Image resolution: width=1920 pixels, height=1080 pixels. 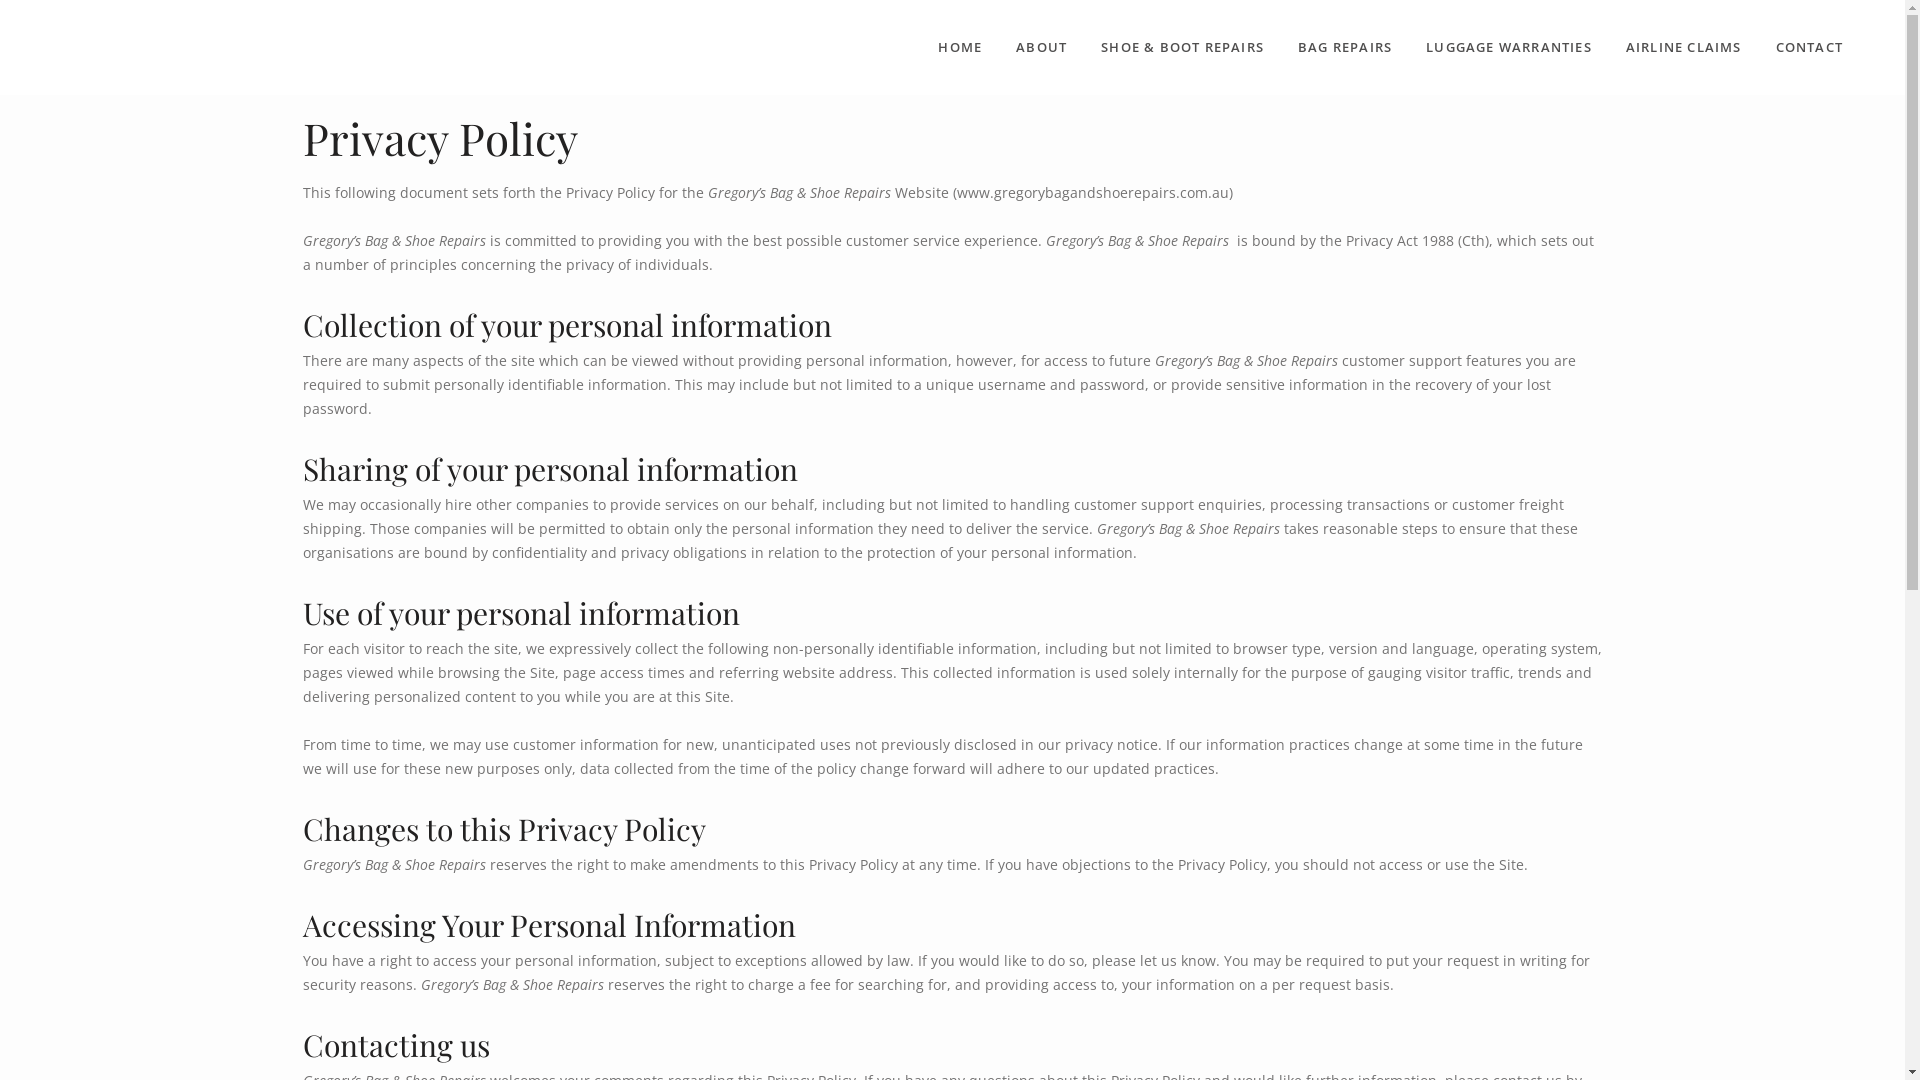 What do you see at coordinates (1182, 46) in the screenshot?
I see `'SHOE & BOOT REPAIRS'` at bounding box center [1182, 46].